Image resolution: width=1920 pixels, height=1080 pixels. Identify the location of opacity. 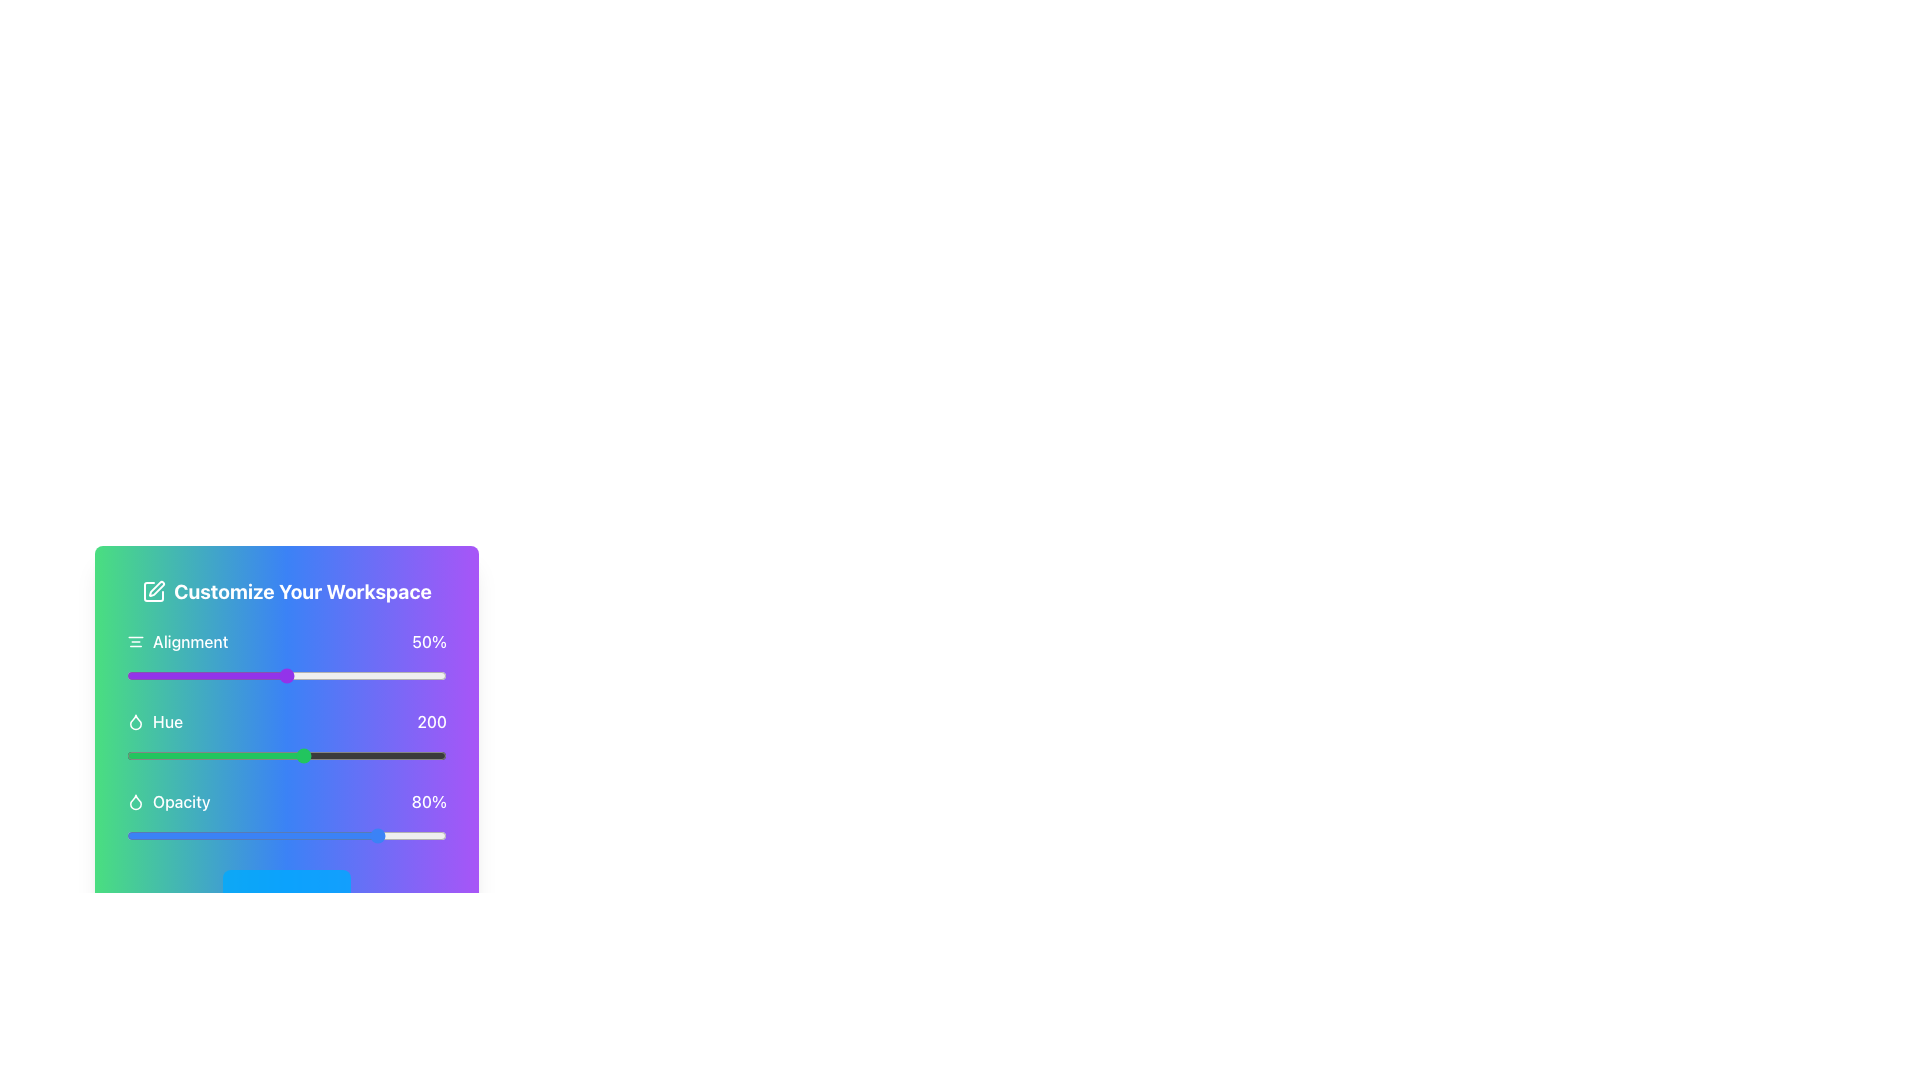
(154, 836).